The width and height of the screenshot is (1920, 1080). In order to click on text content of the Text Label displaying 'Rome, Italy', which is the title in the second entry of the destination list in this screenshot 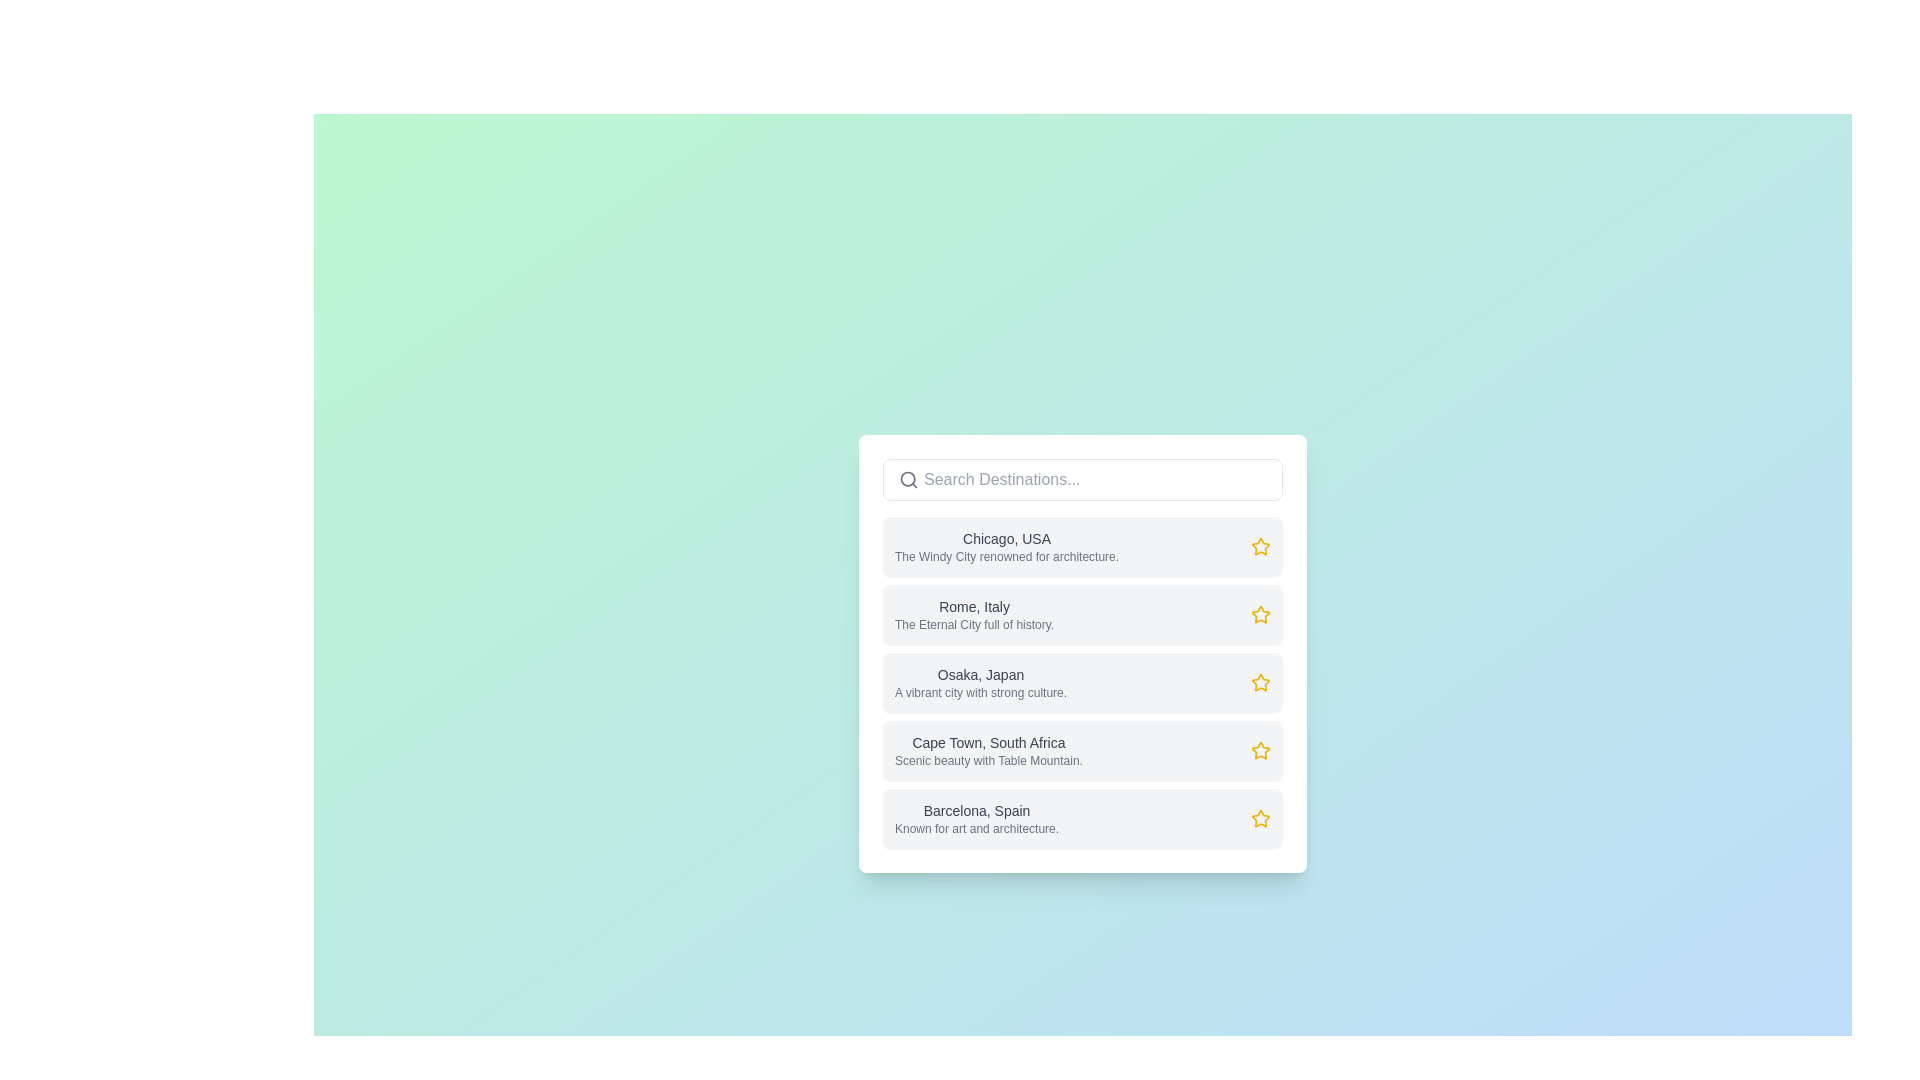, I will do `click(974, 605)`.